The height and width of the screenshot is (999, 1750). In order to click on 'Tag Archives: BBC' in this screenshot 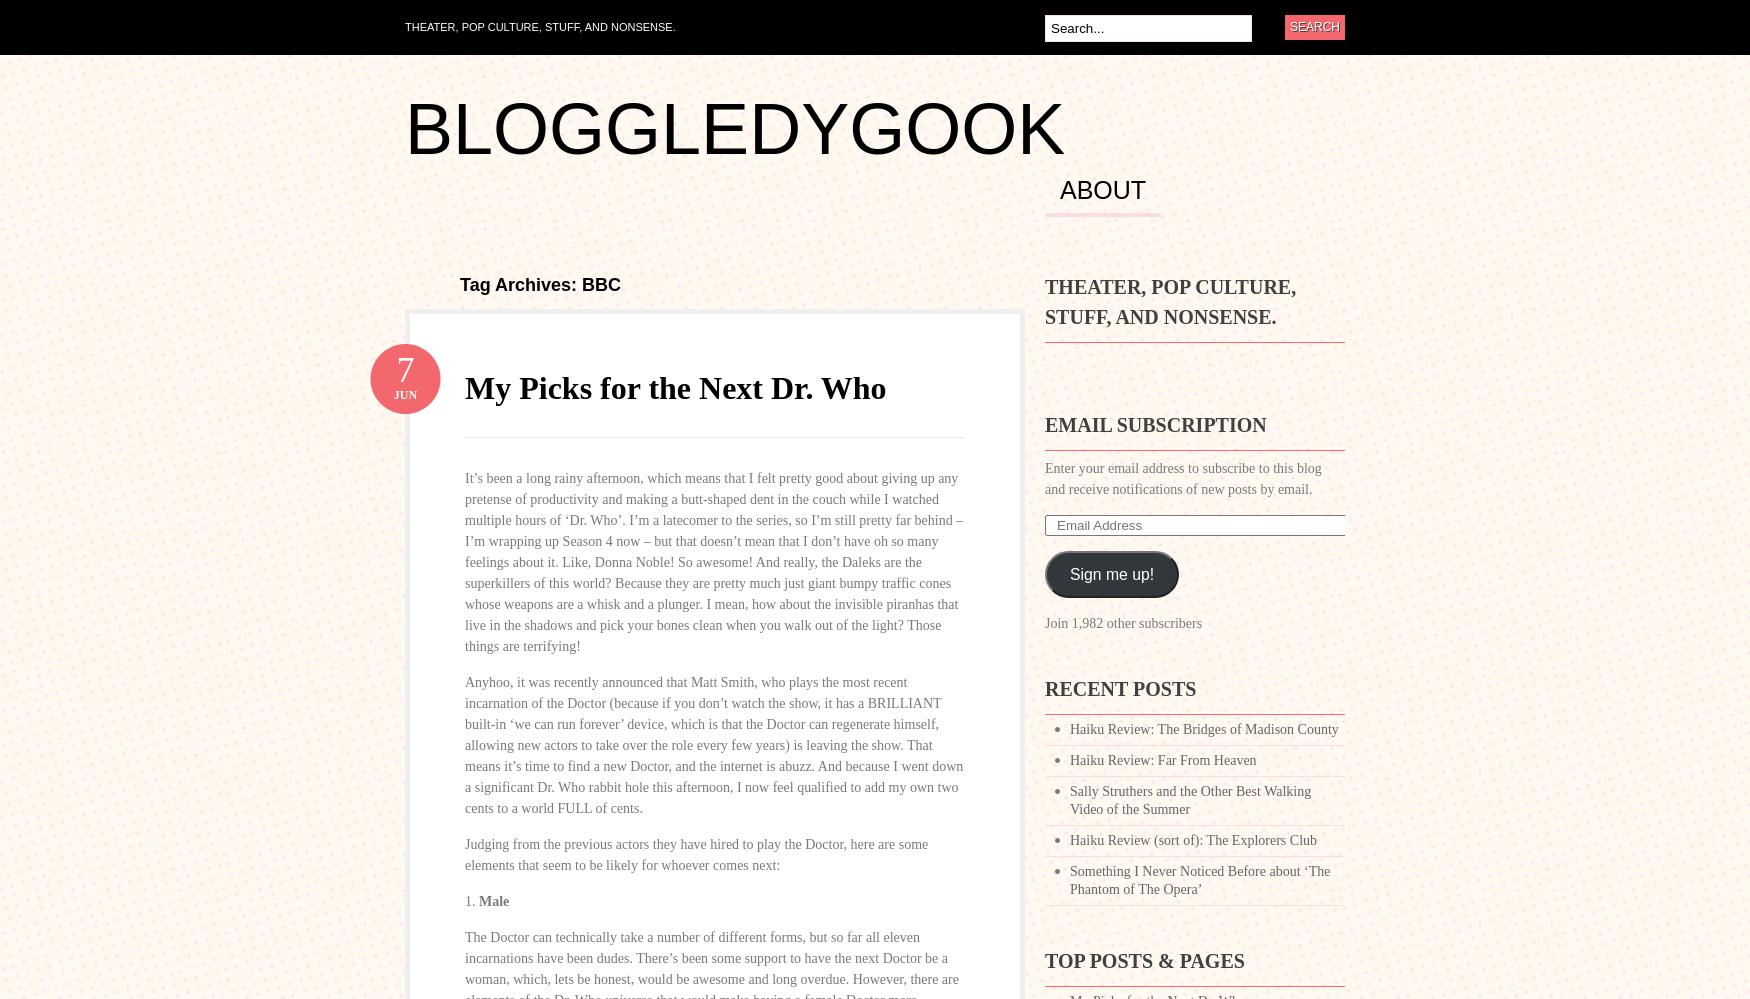, I will do `click(539, 284)`.